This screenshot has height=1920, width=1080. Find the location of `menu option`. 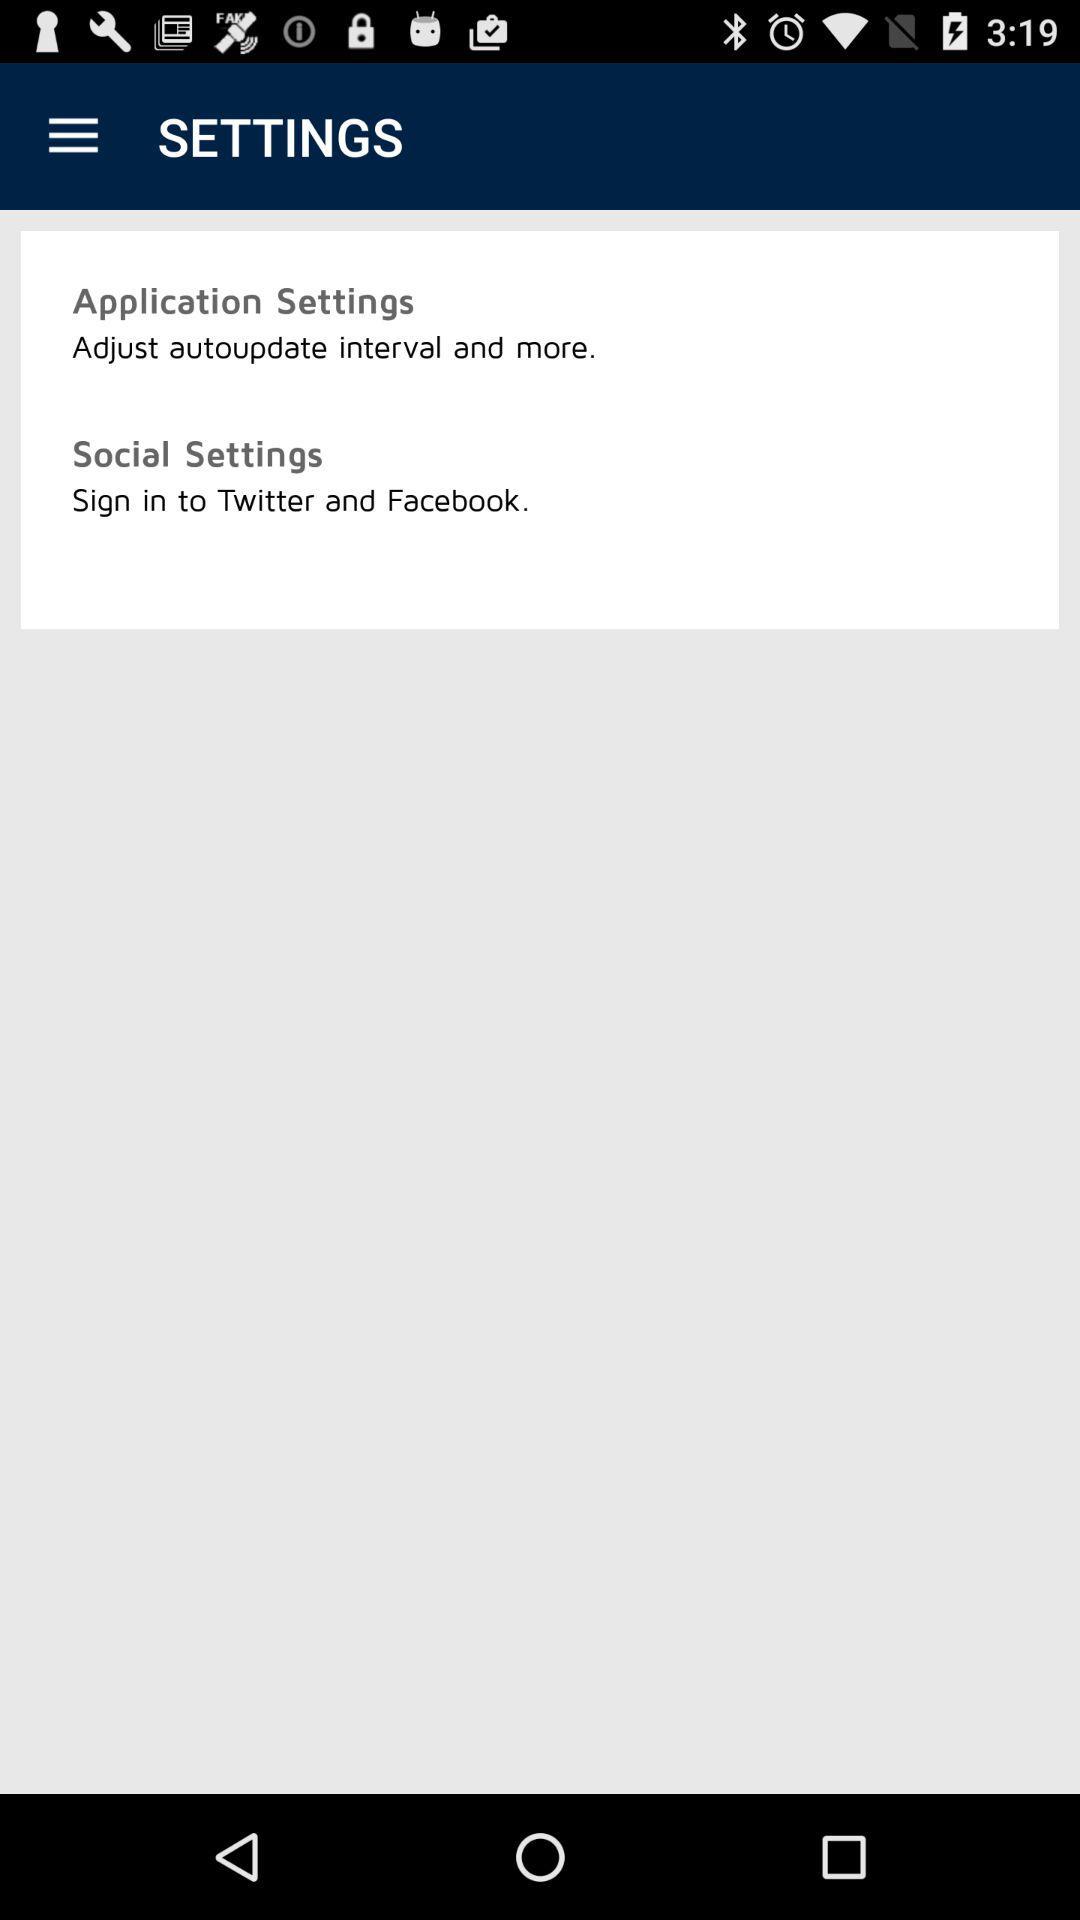

menu option is located at coordinates (72, 135).